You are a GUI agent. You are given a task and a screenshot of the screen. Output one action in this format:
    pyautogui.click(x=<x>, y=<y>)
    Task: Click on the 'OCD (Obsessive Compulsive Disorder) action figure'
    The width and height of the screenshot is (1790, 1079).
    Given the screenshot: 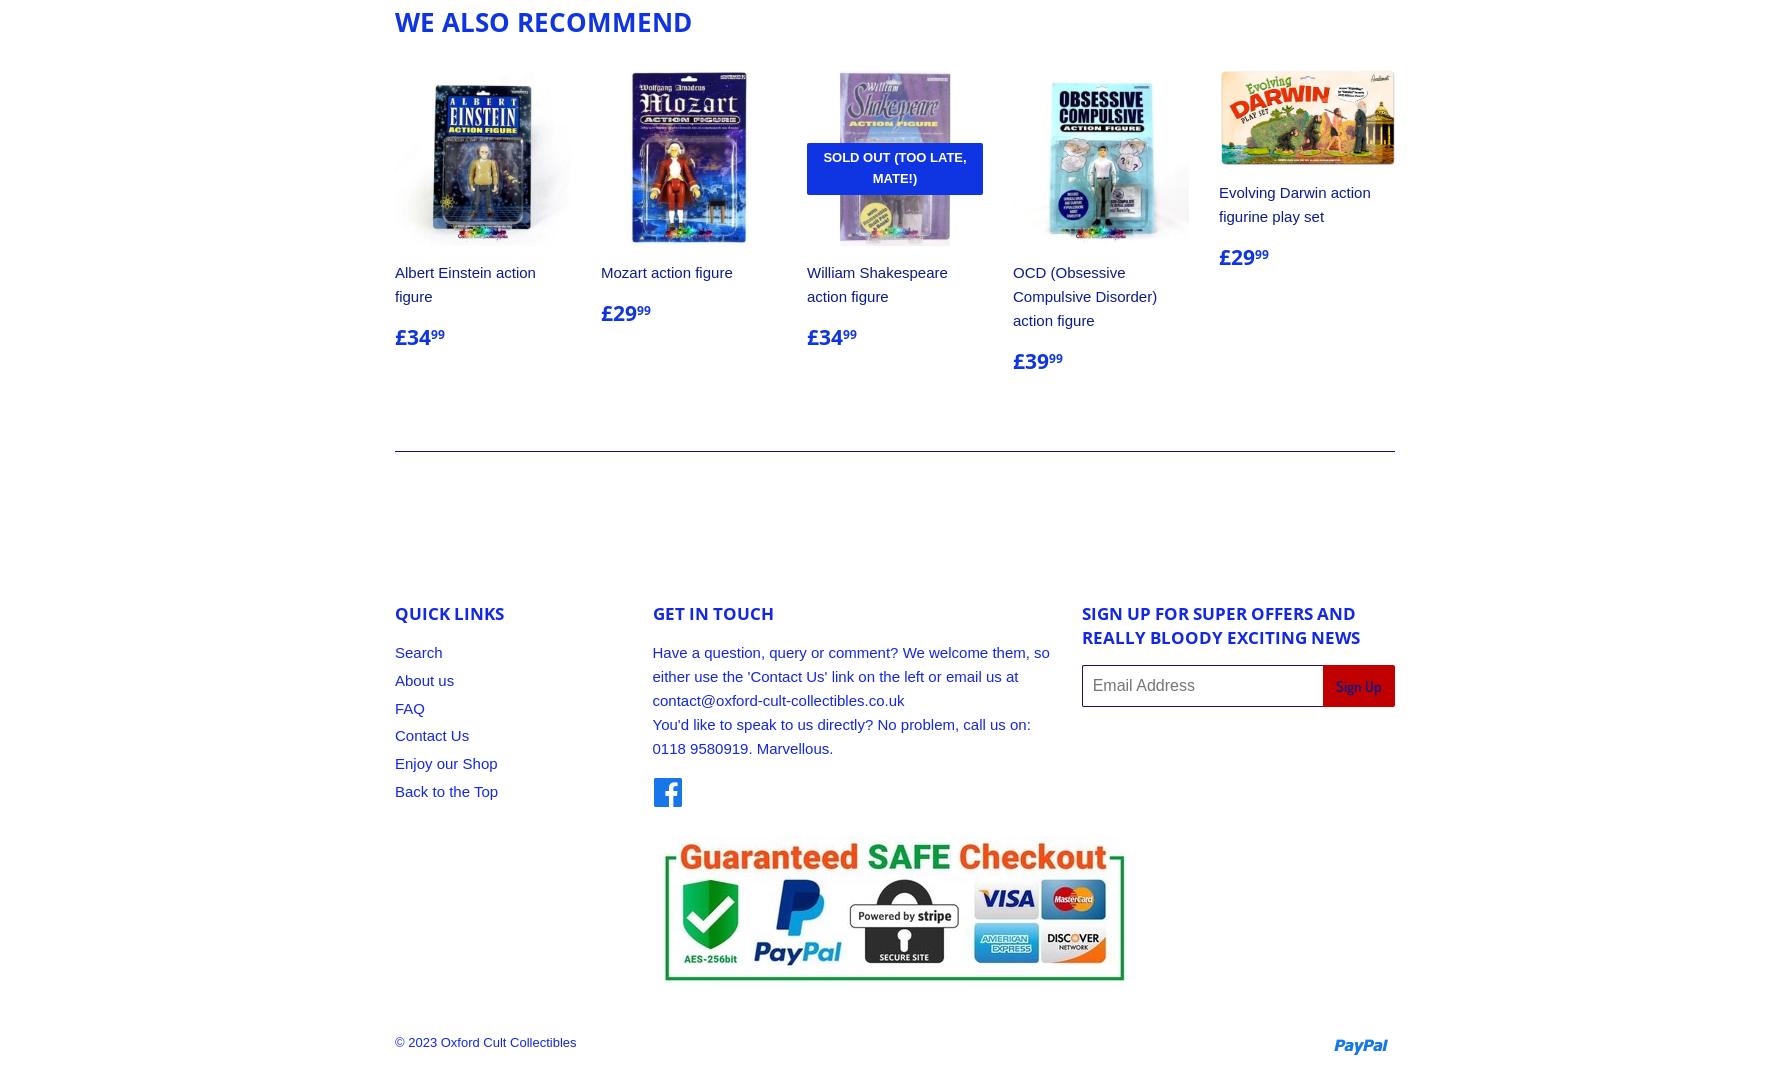 What is the action you would take?
    pyautogui.click(x=1084, y=295)
    